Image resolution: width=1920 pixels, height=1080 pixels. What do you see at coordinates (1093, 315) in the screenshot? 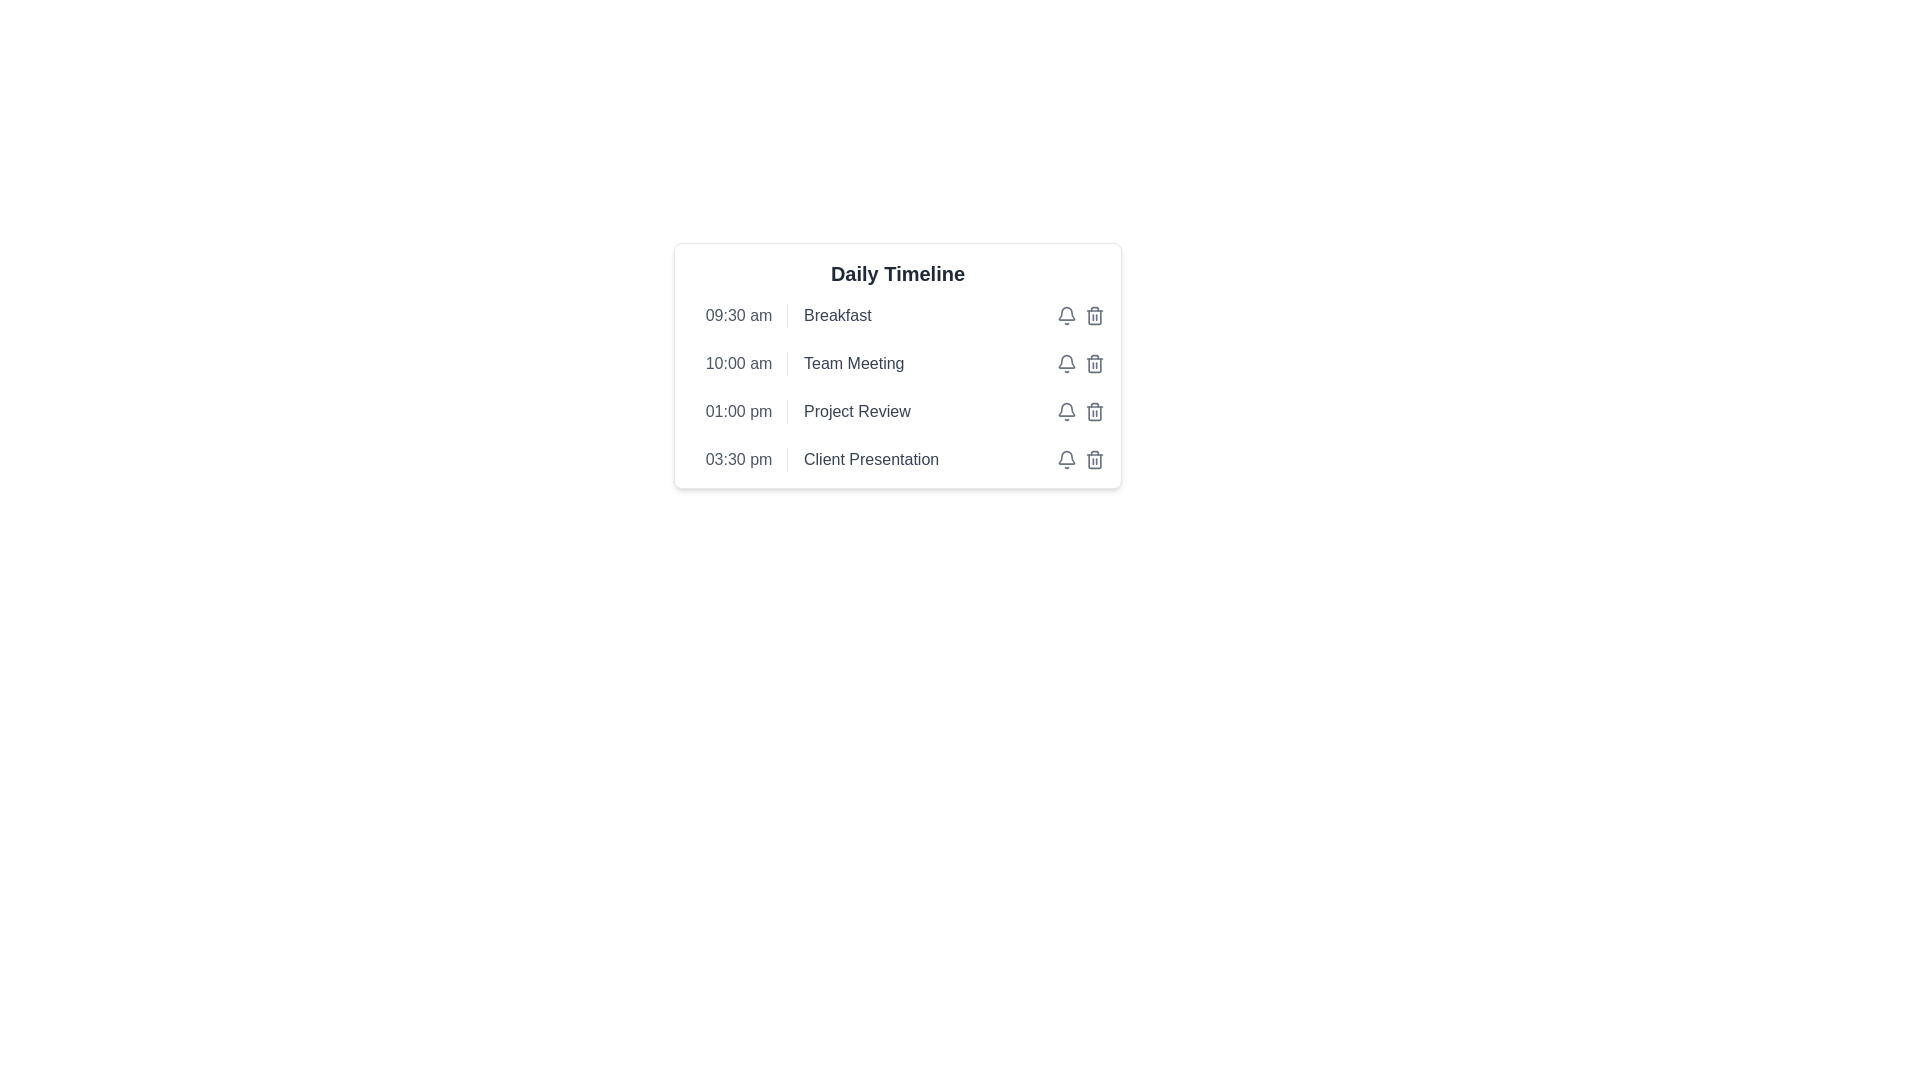
I see `the topmost delete icon button in the column of delete icons` at bounding box center [1093, 315].